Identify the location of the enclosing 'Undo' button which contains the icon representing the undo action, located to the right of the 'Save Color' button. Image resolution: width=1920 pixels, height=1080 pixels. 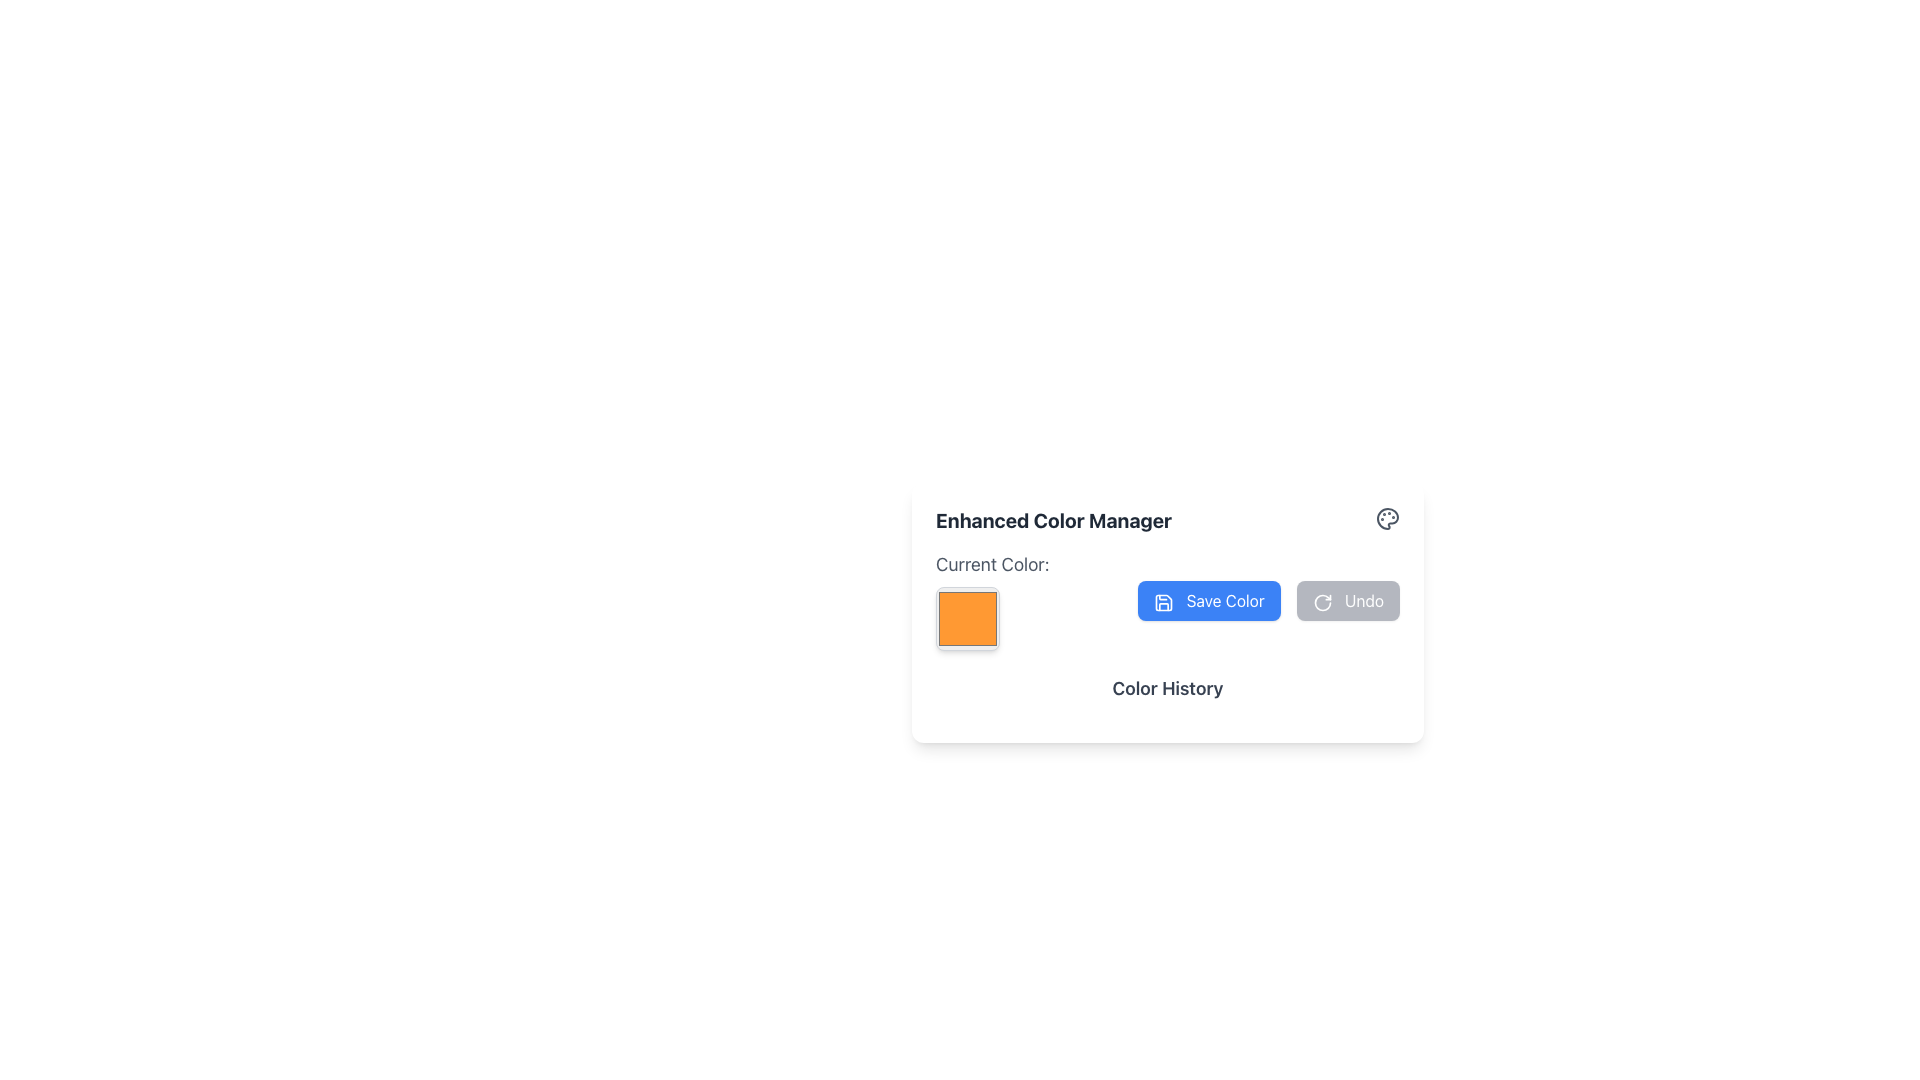
(1322, 601).